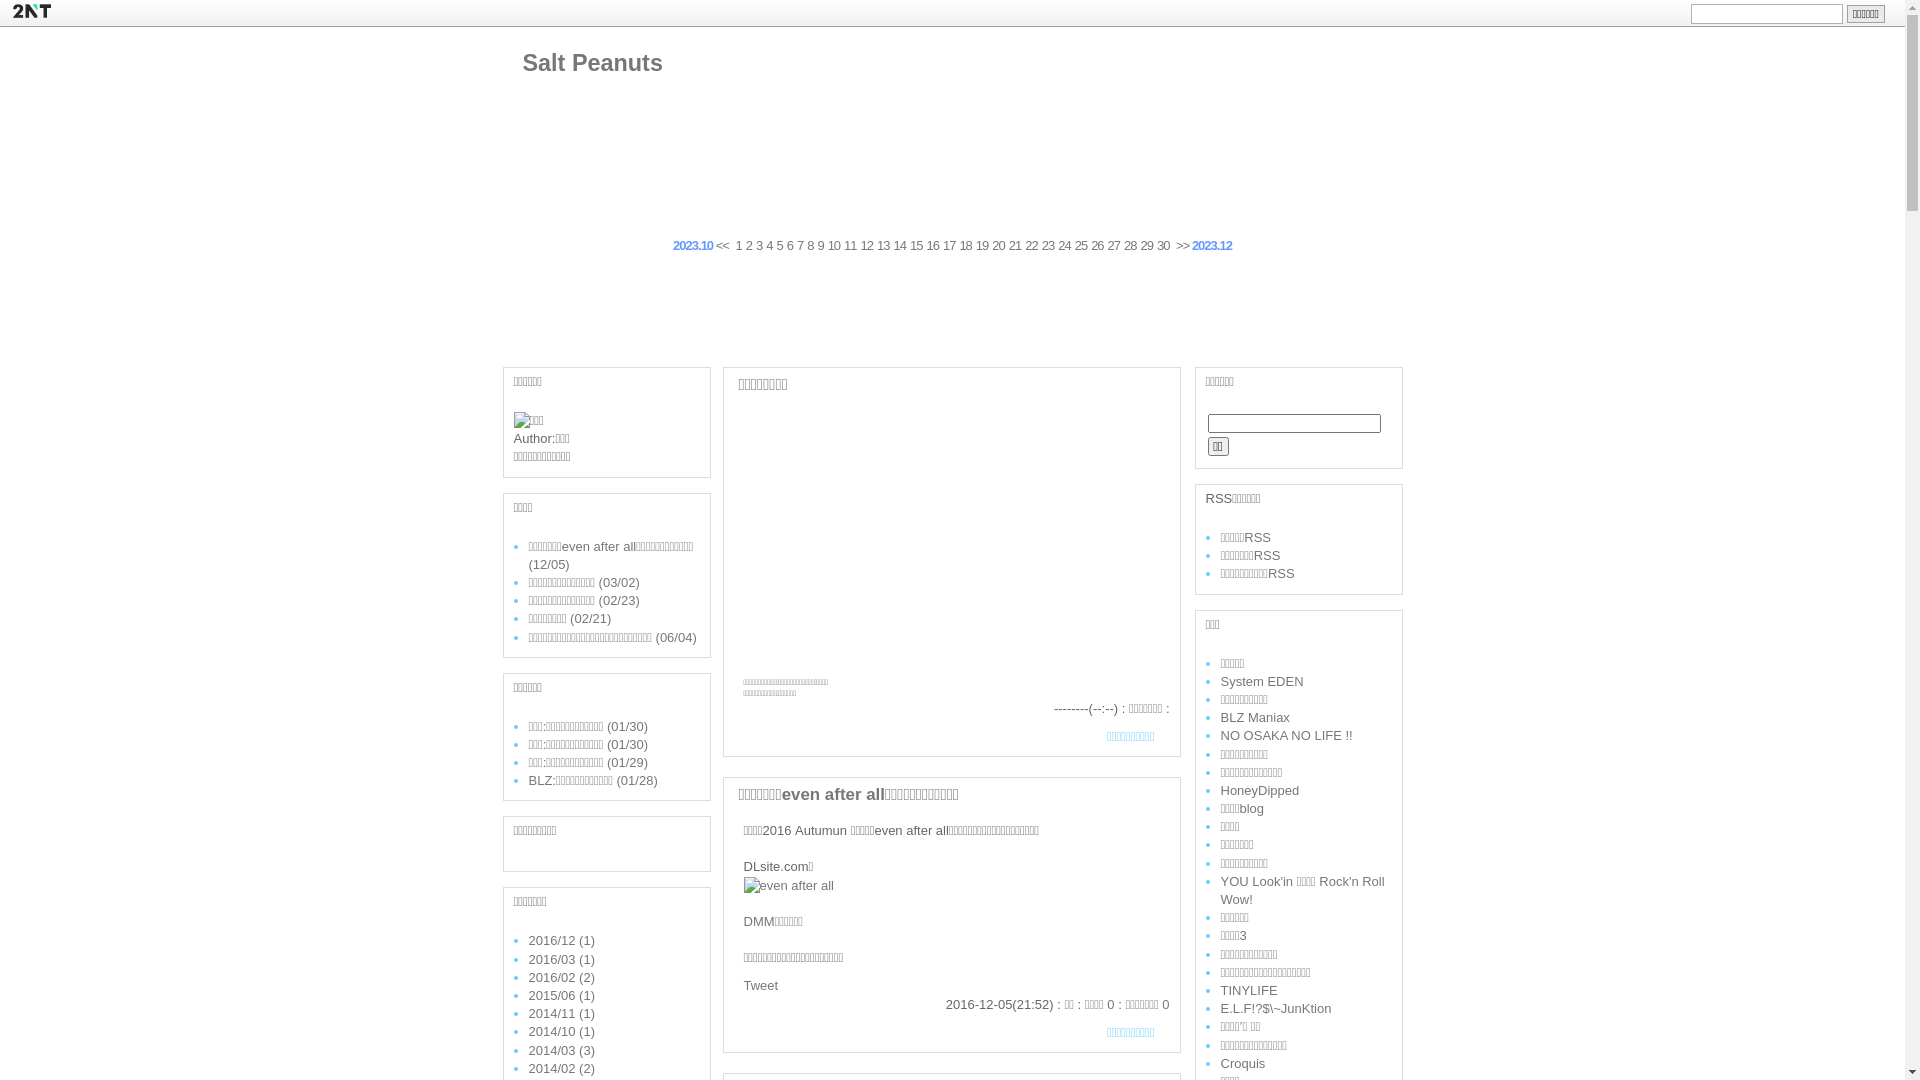  What do you see at coordinates (560, 995) in the screenshot?
I see `'2015/06 (1)'` at bounding box center [560, 995].